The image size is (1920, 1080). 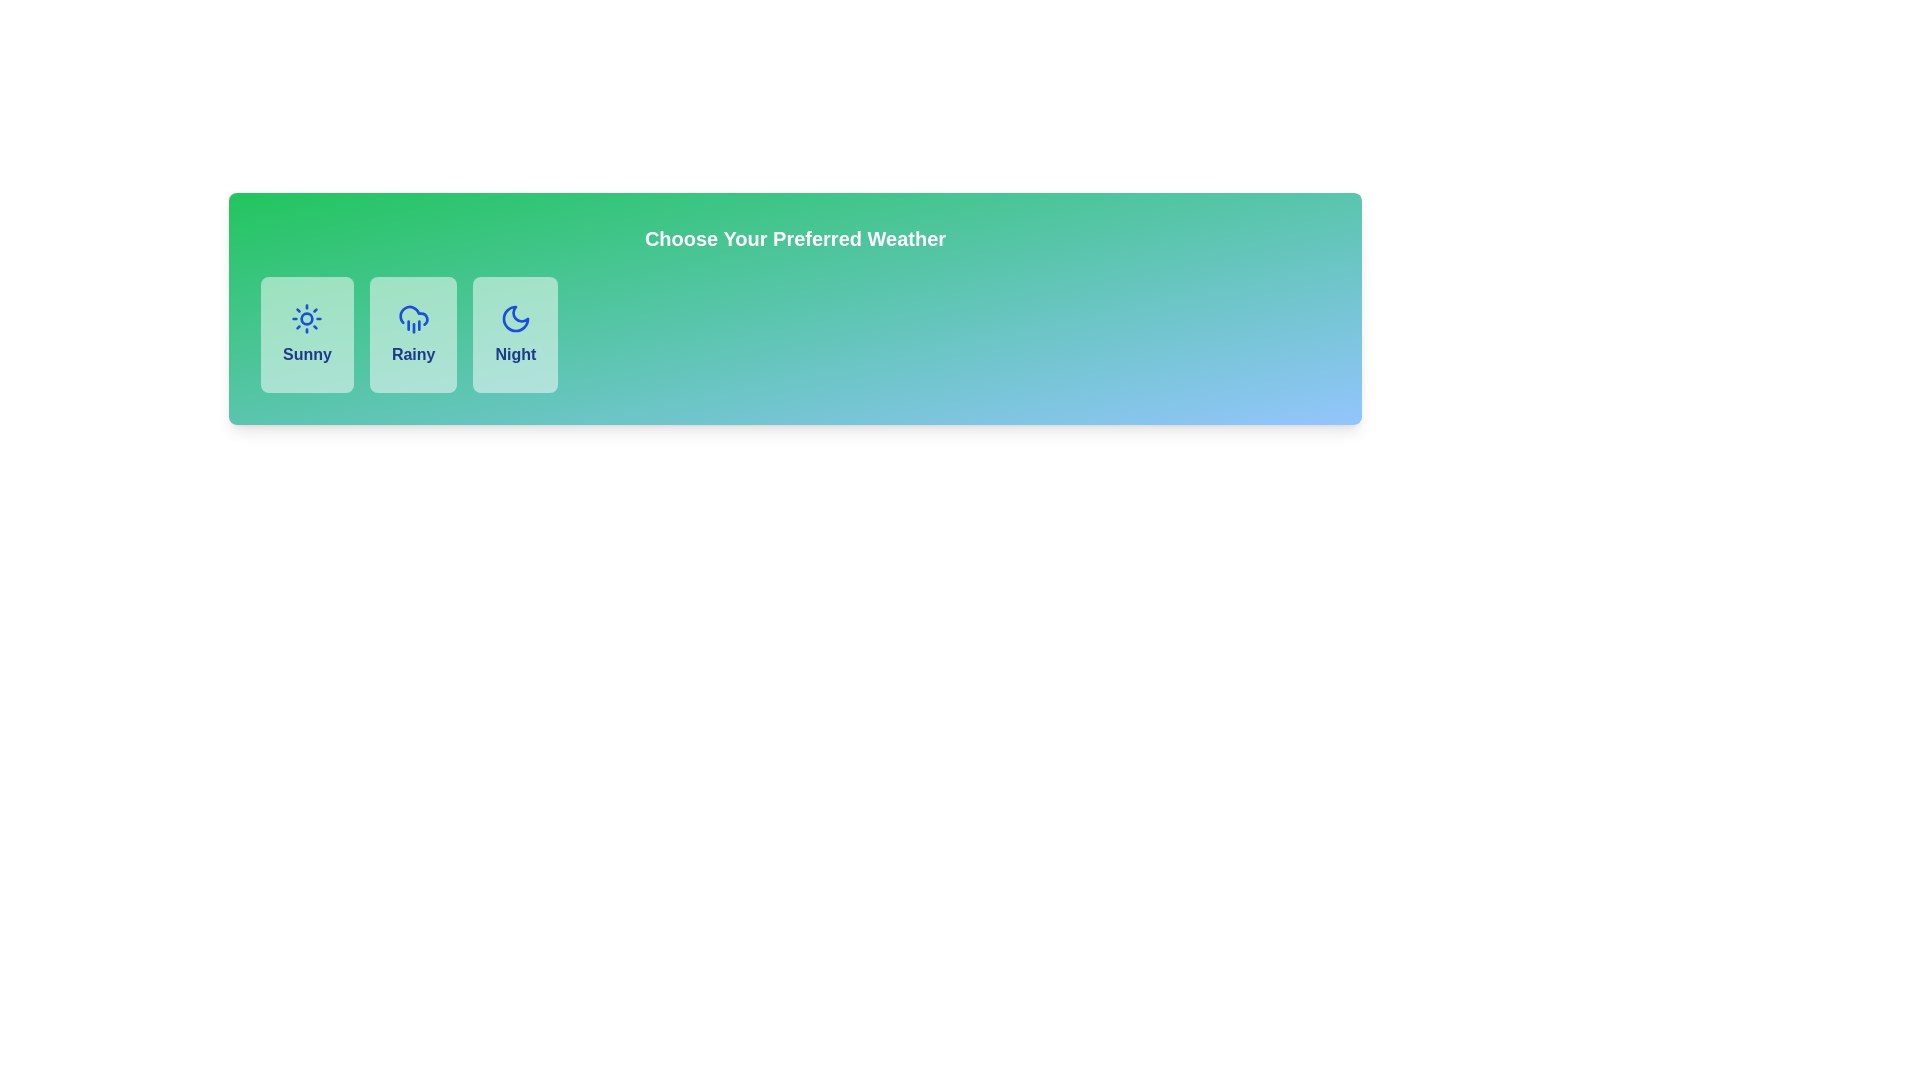 What do you see at coordinates (412, 315) in the screenshot?
I see `the cloud icon representing the 'Rainy' weather condition in the weather selection card` at bounding box center [412, 315].